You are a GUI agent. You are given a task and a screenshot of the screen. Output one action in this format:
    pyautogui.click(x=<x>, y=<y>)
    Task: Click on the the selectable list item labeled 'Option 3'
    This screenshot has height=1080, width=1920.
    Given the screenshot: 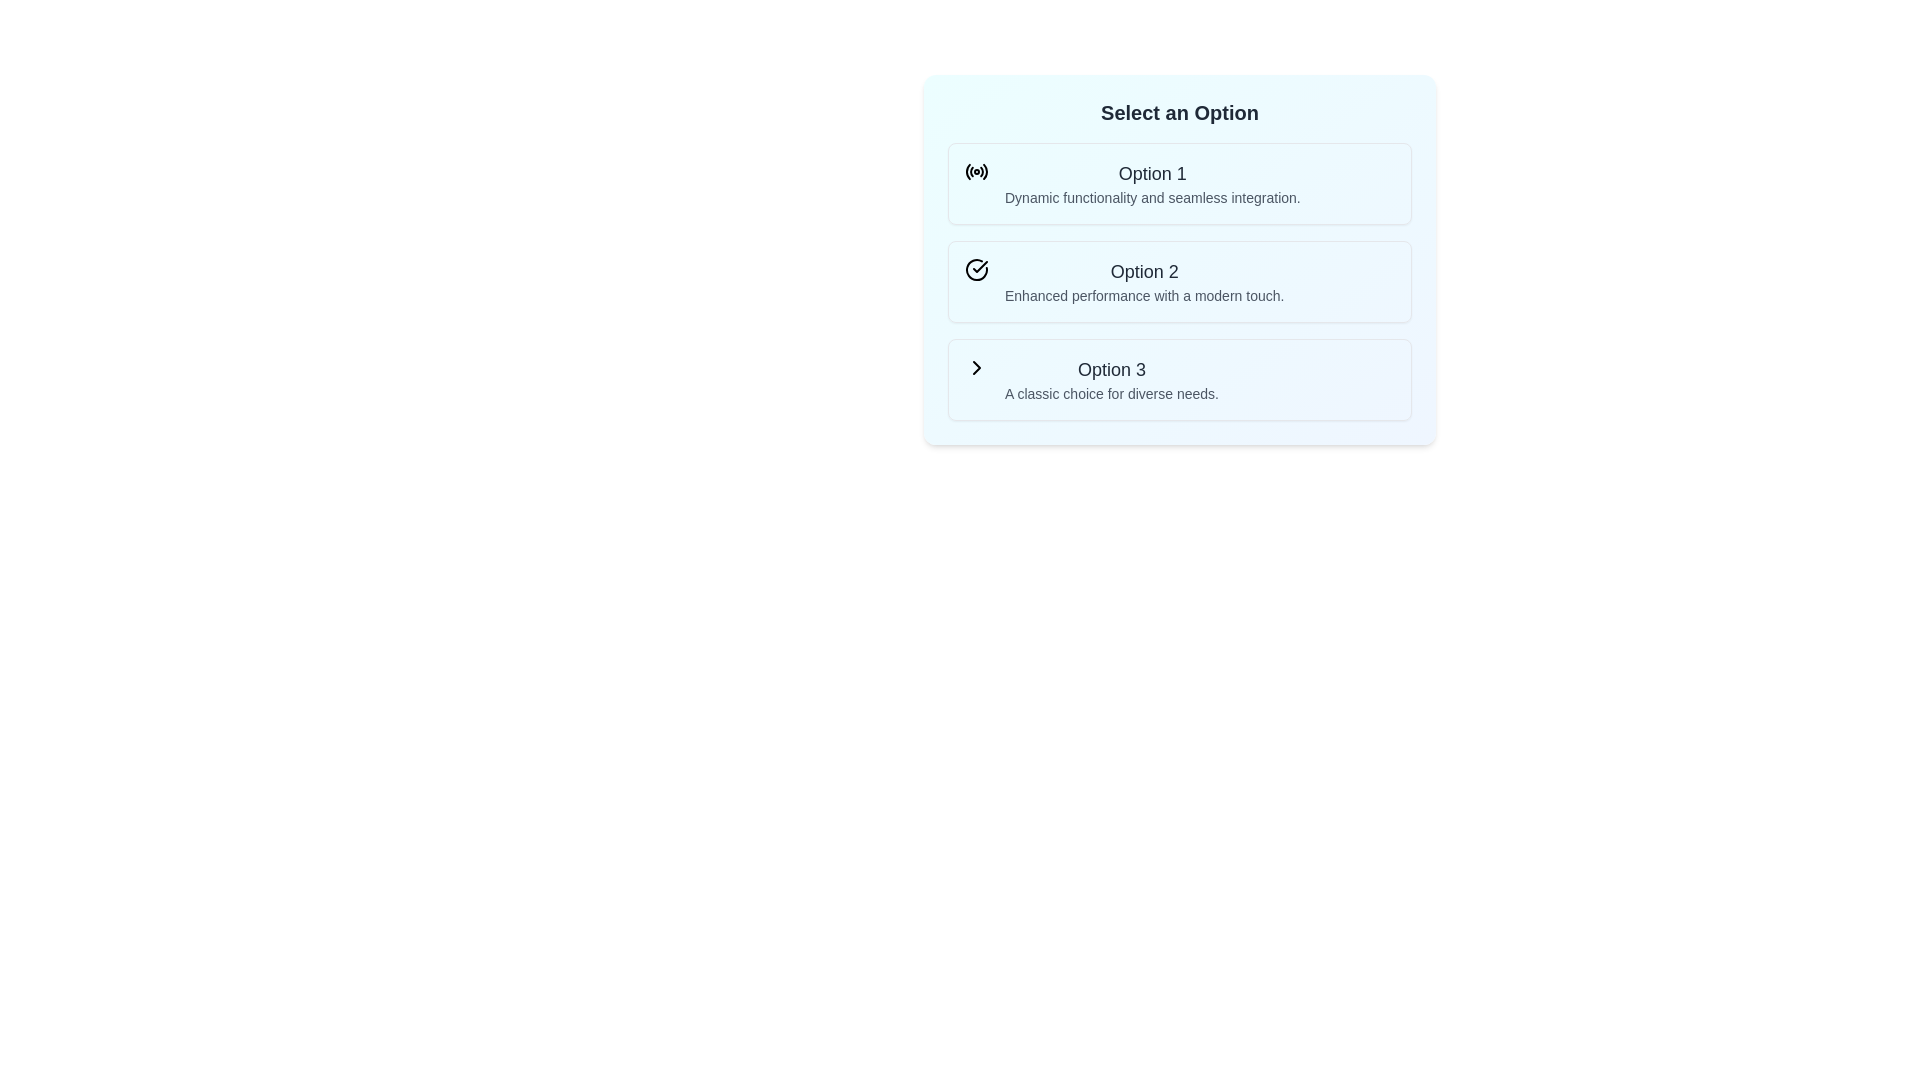 What is the action you would take?
    pyautogui.click(x=1180, y=380)
    